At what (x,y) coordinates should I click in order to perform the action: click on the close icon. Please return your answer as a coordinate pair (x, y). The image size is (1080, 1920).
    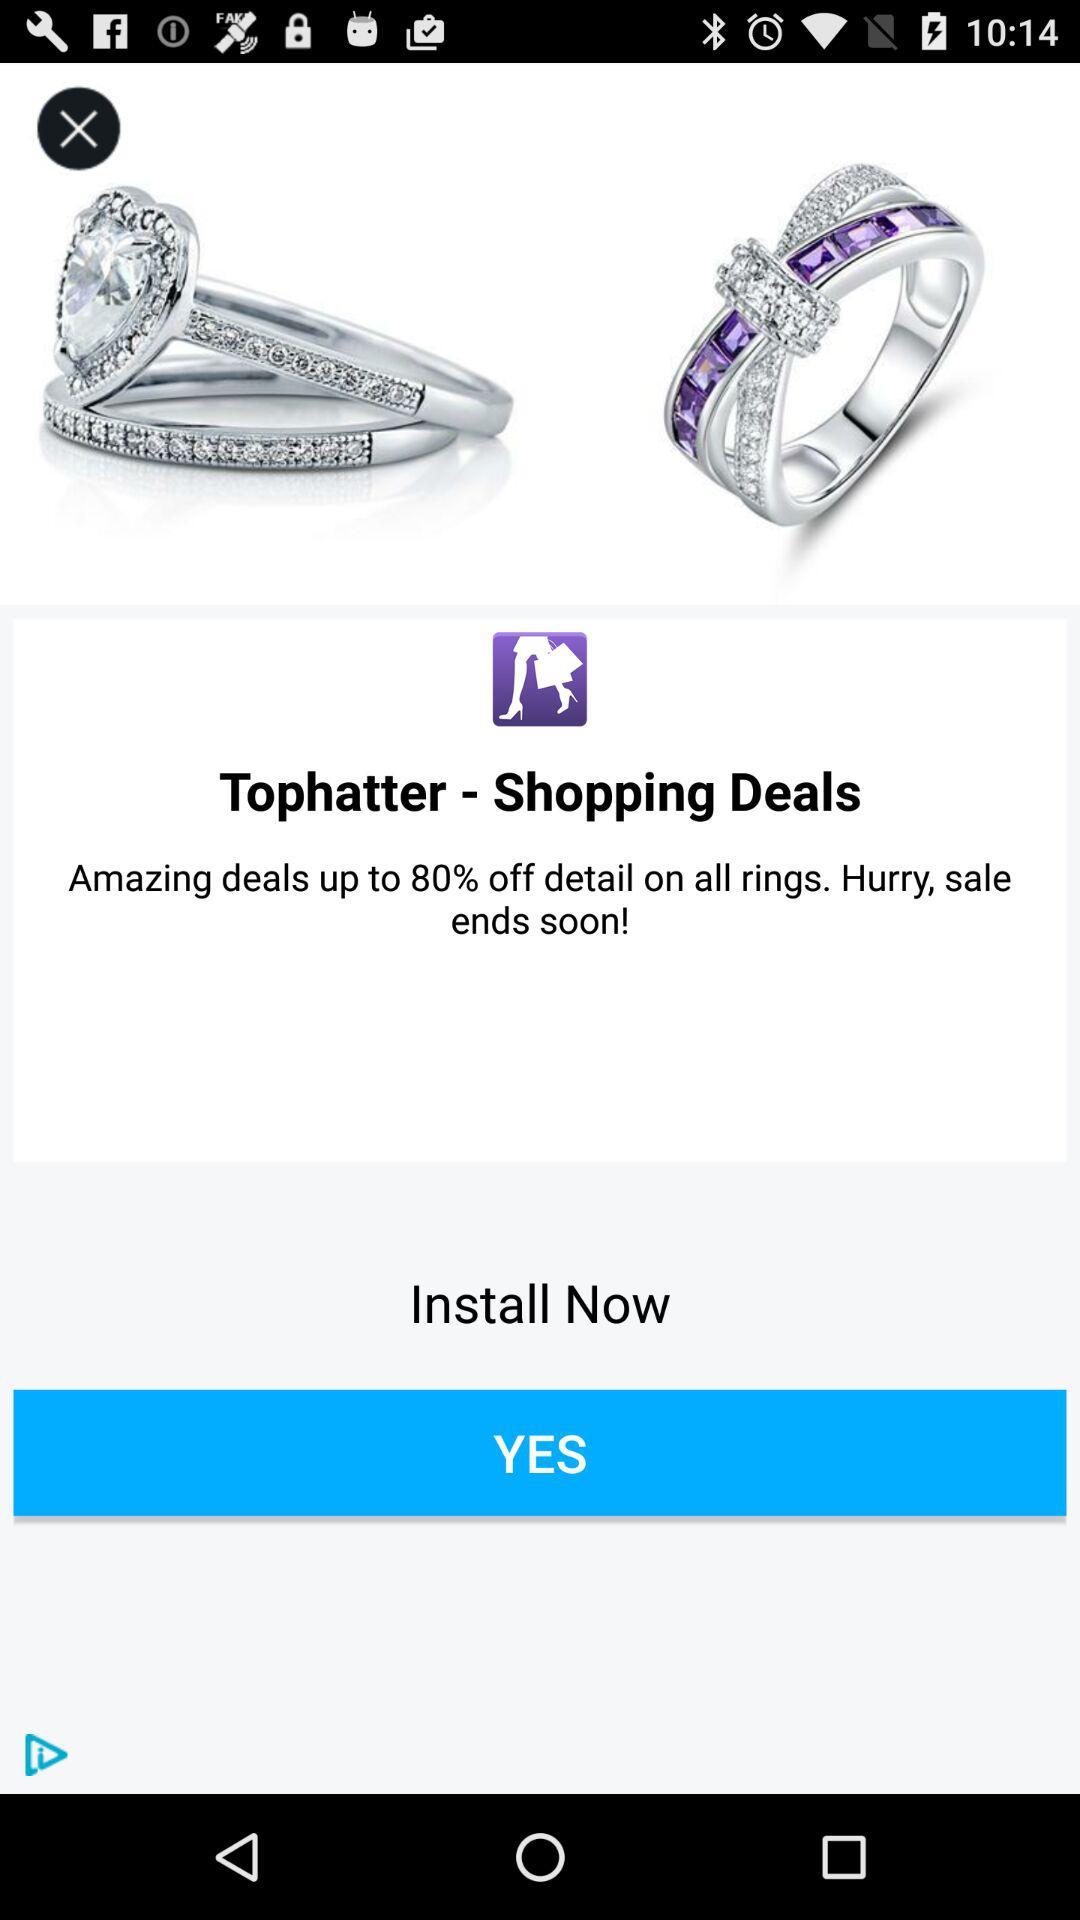
    Looking at the image, I should click on (77, 137).